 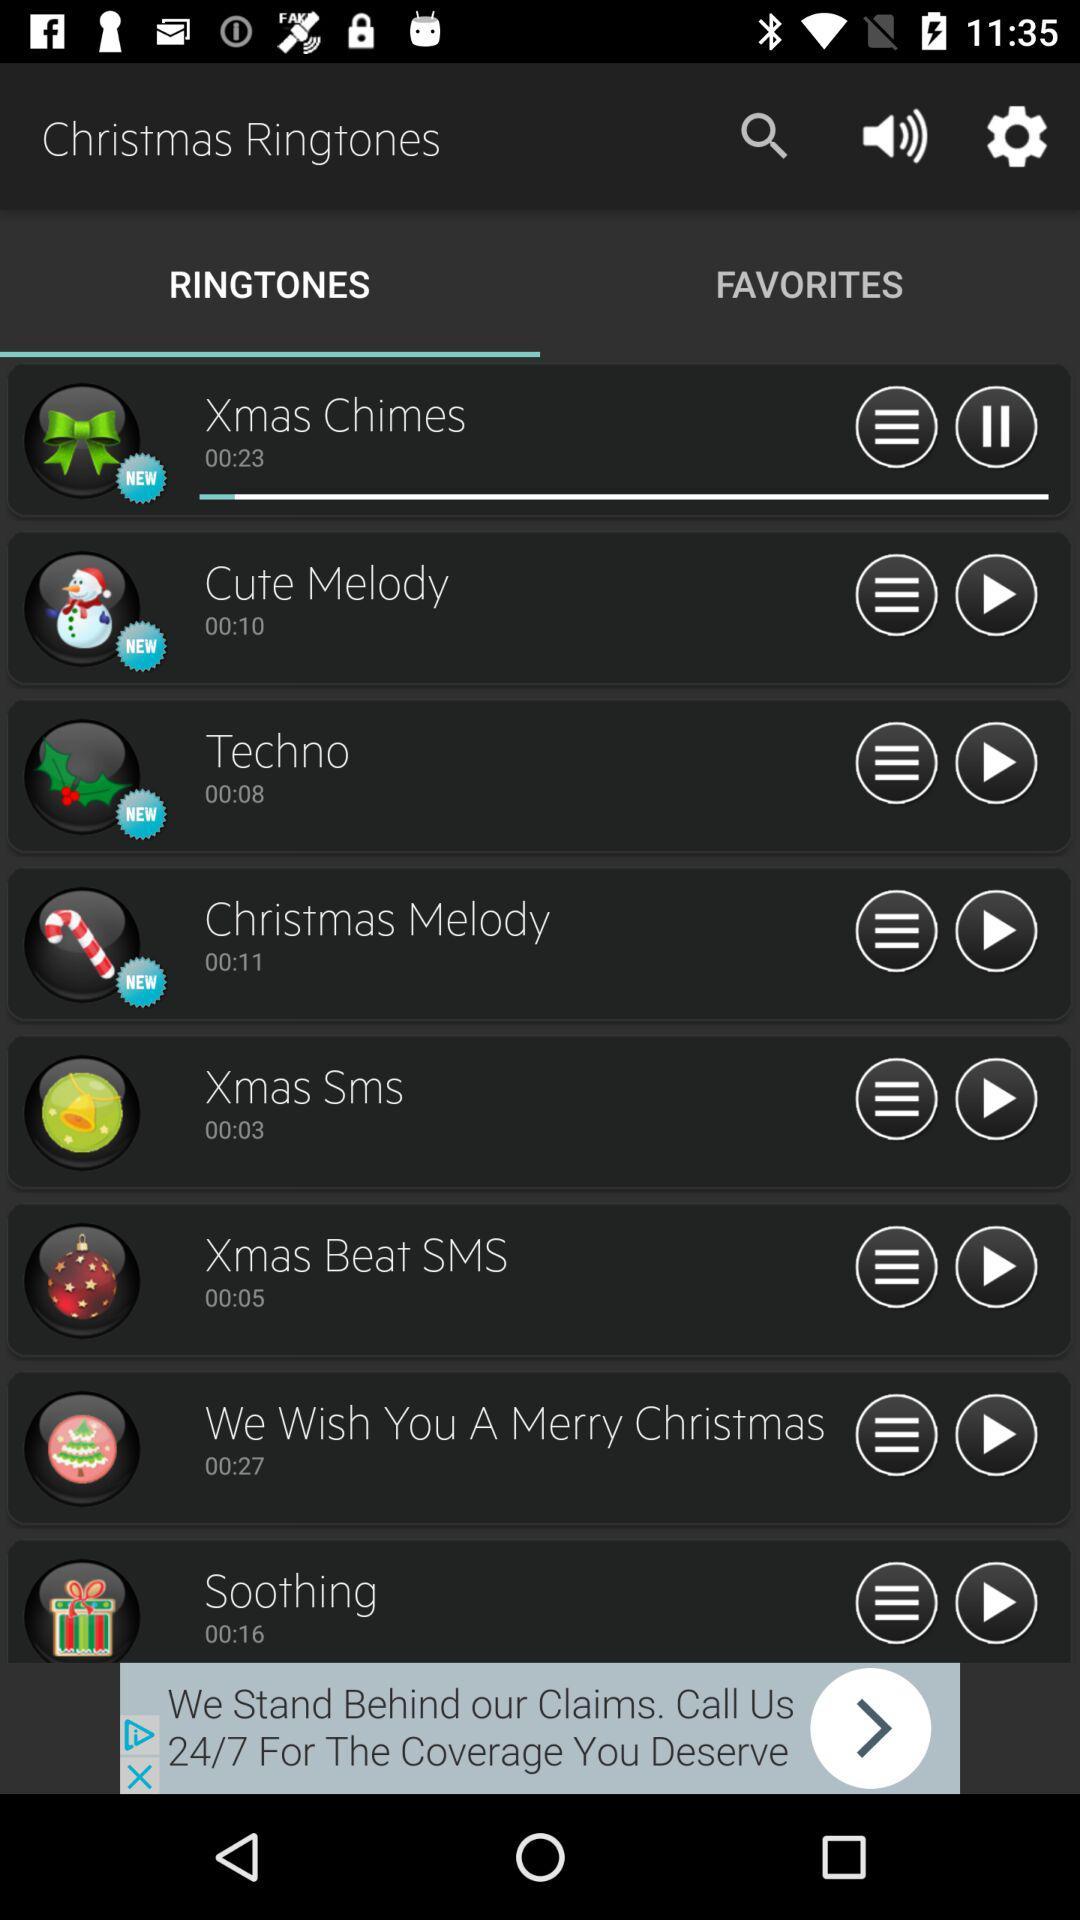 I want to click on sound, so click(x=995, y=1604).